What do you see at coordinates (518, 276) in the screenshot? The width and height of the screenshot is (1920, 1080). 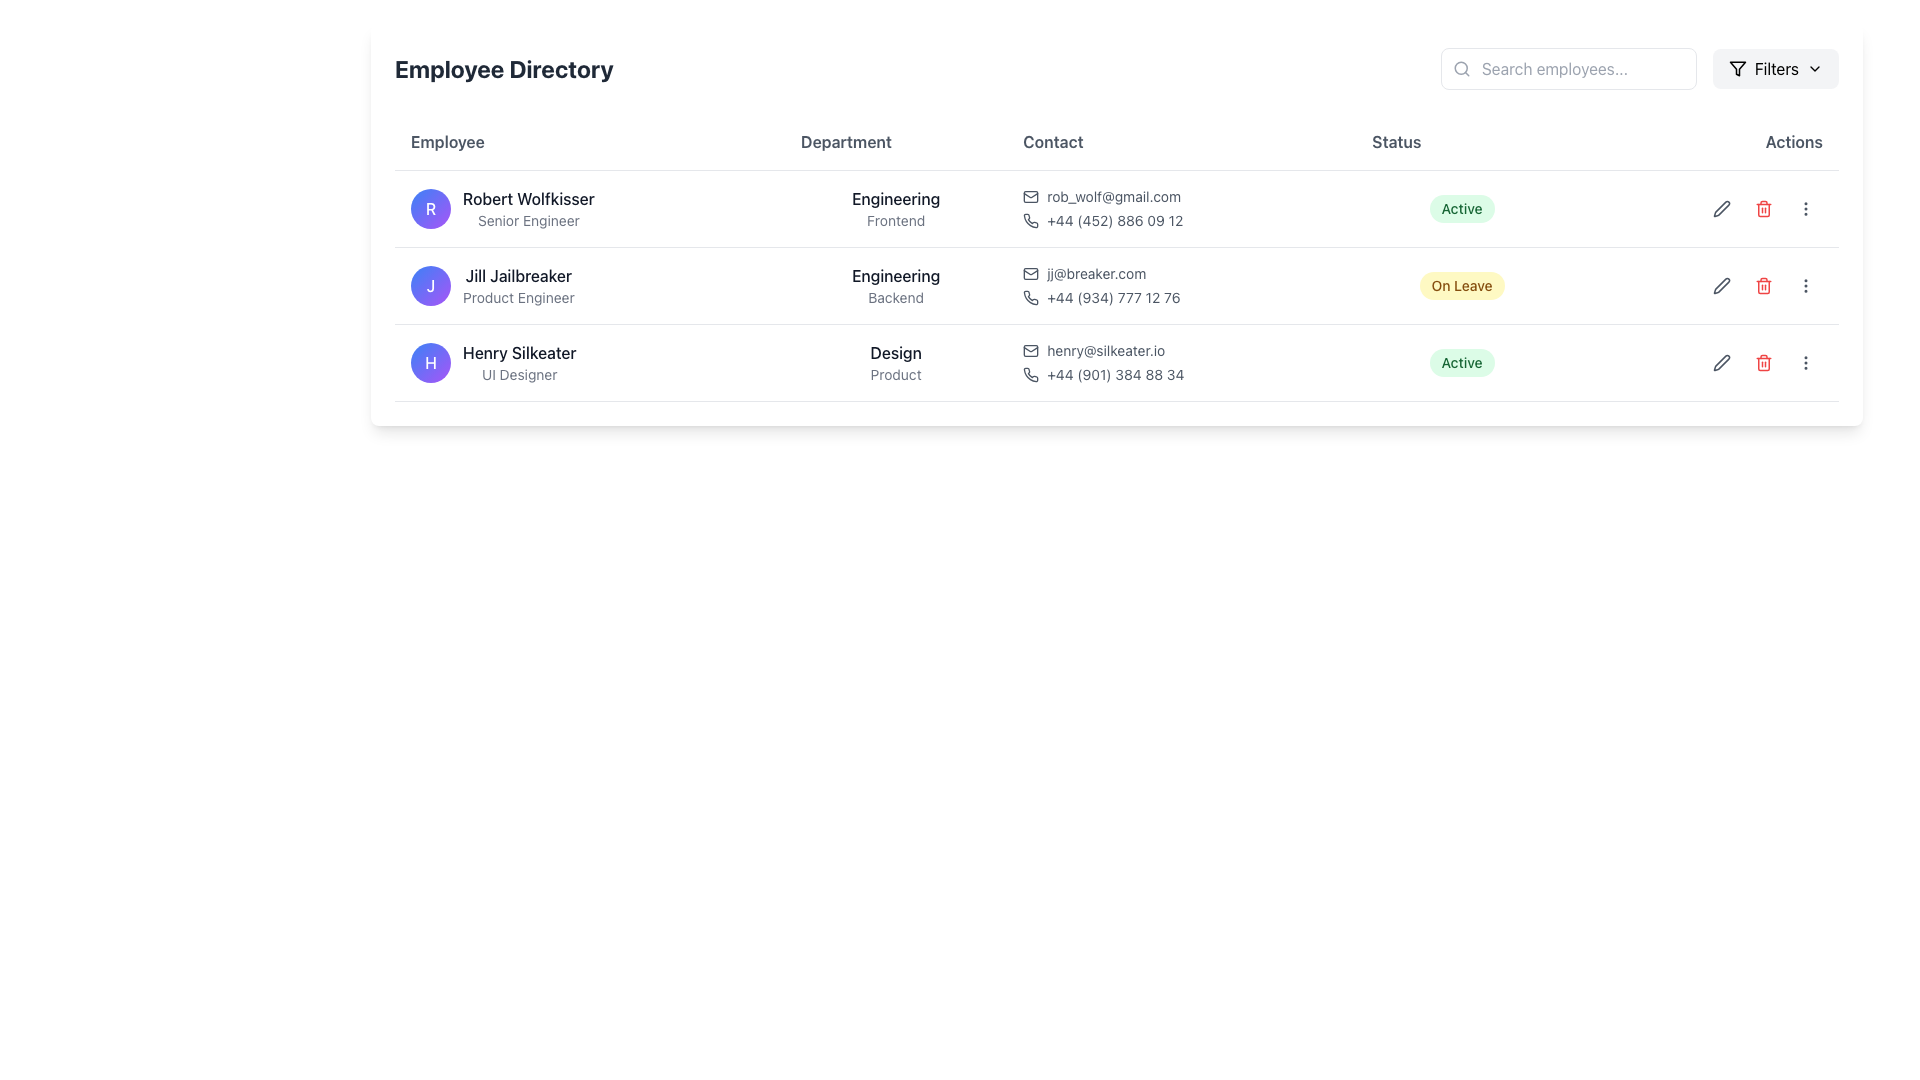 I see `the text label displaying 'Jill Jailbreaker' in the employee directory, which is positioned above the job title 'Product Engineer'` at bounding box center [518, 276].